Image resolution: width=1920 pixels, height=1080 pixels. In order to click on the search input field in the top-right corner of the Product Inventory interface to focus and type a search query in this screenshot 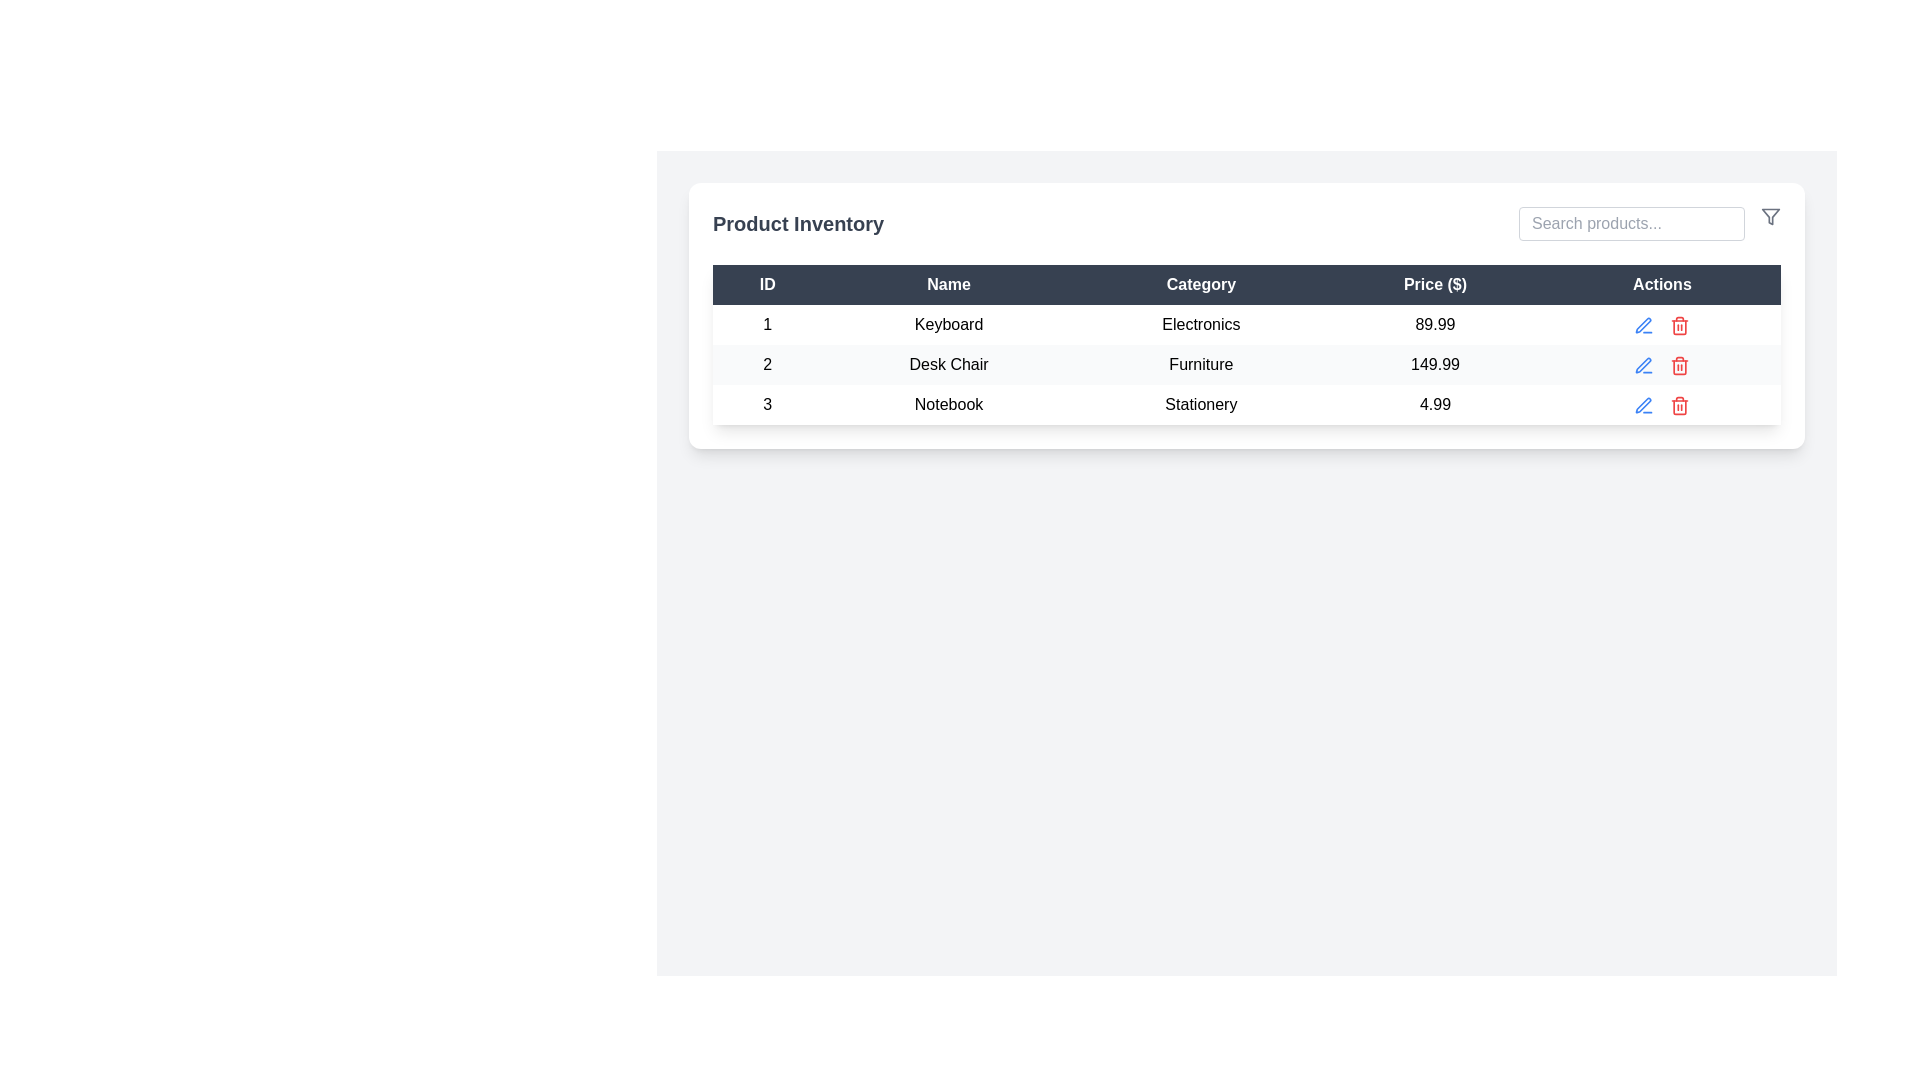, I will do `click(1632, 223)`.